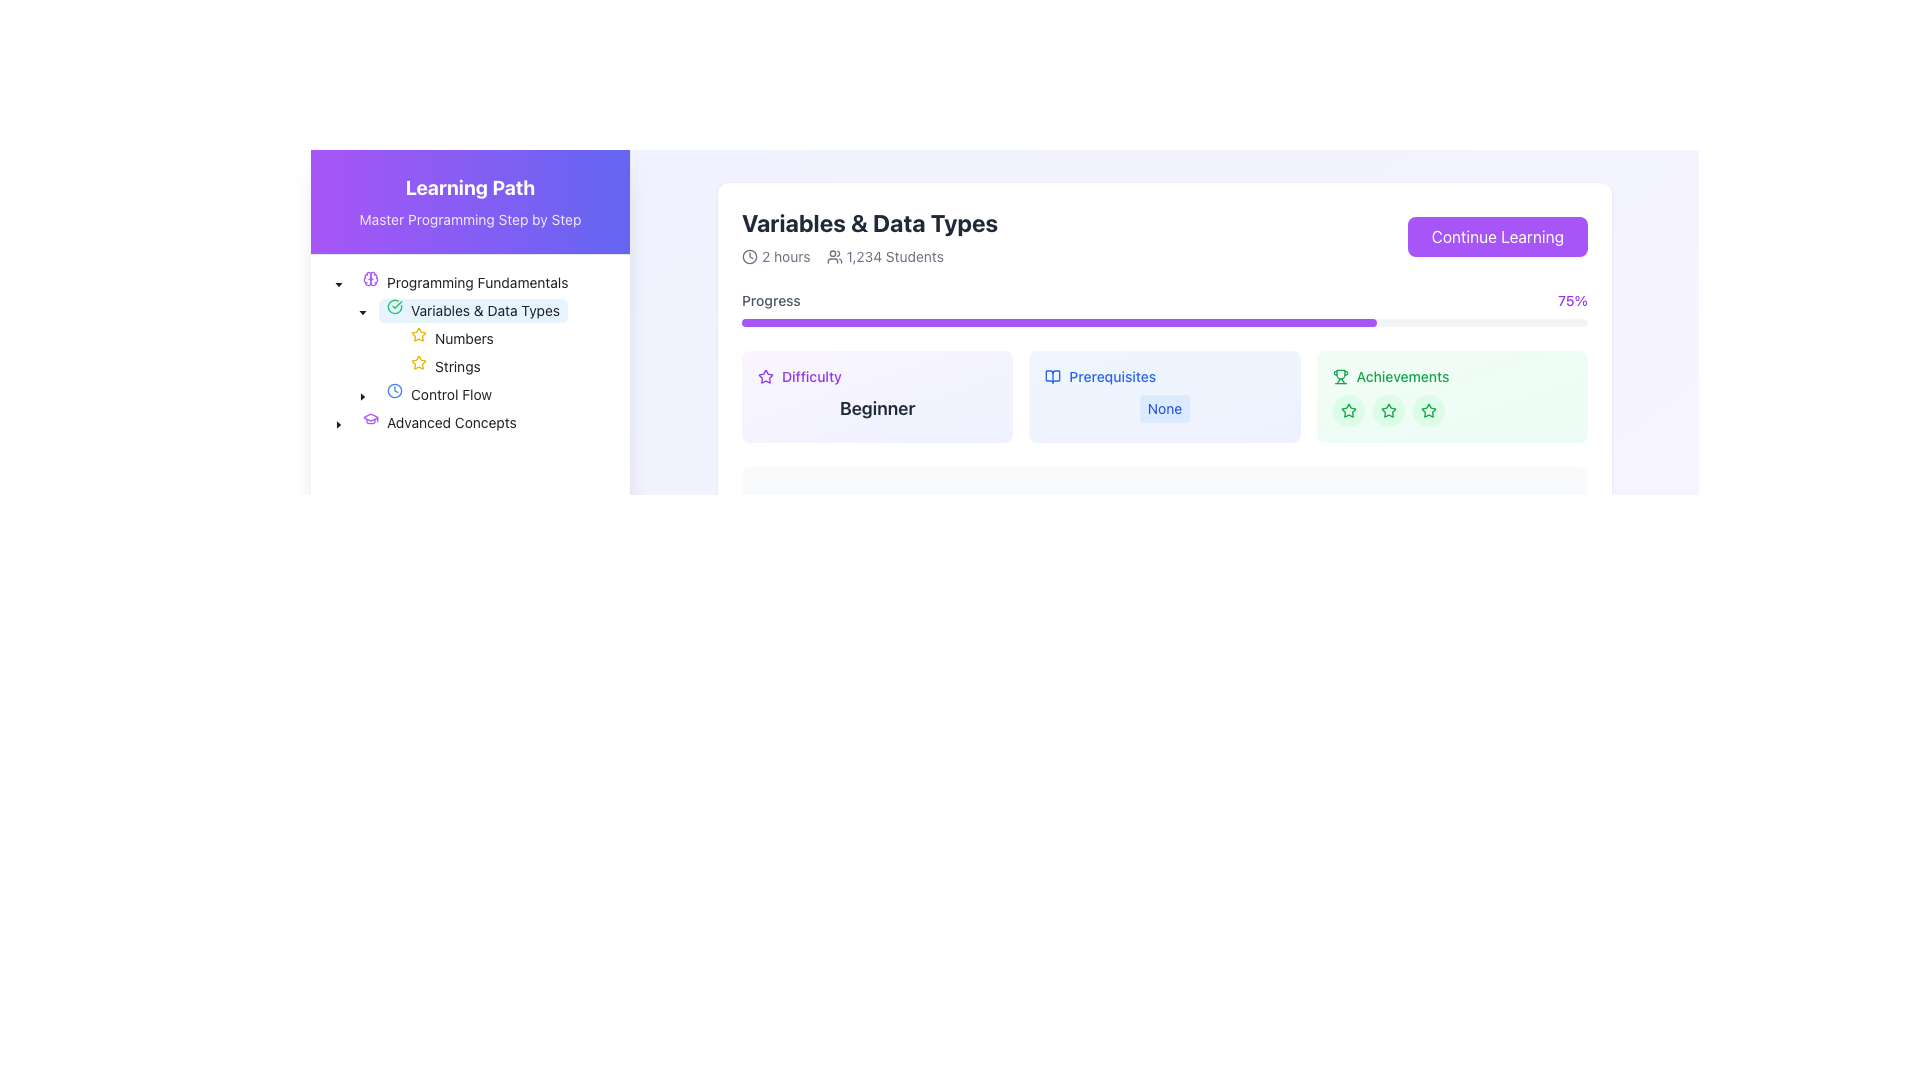 Image resolution: width=1920 pixels, height=1080 pixels. I want to click on the 'Advanced Concepts' text label within the collapsible tree structure, so click(424, 422).